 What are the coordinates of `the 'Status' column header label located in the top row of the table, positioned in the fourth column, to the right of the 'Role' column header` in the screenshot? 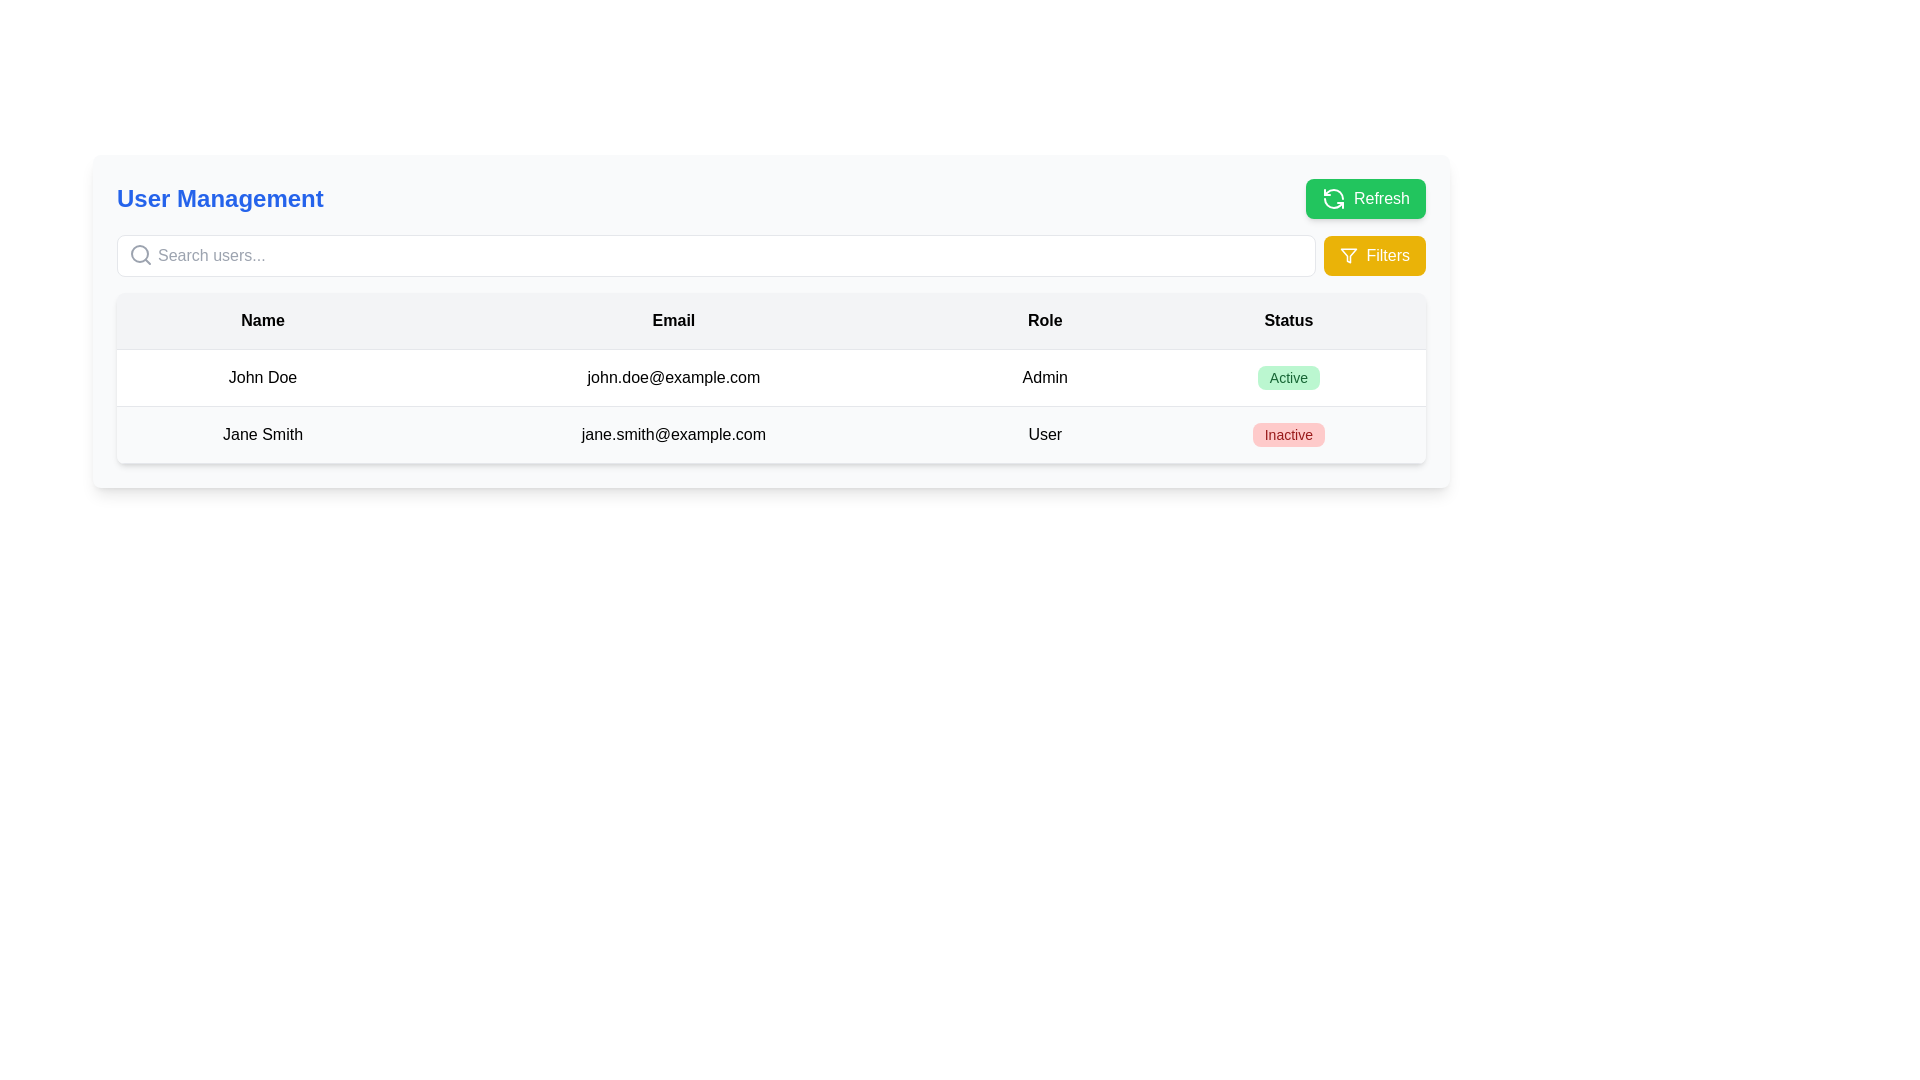 It's located at (1288, 320).